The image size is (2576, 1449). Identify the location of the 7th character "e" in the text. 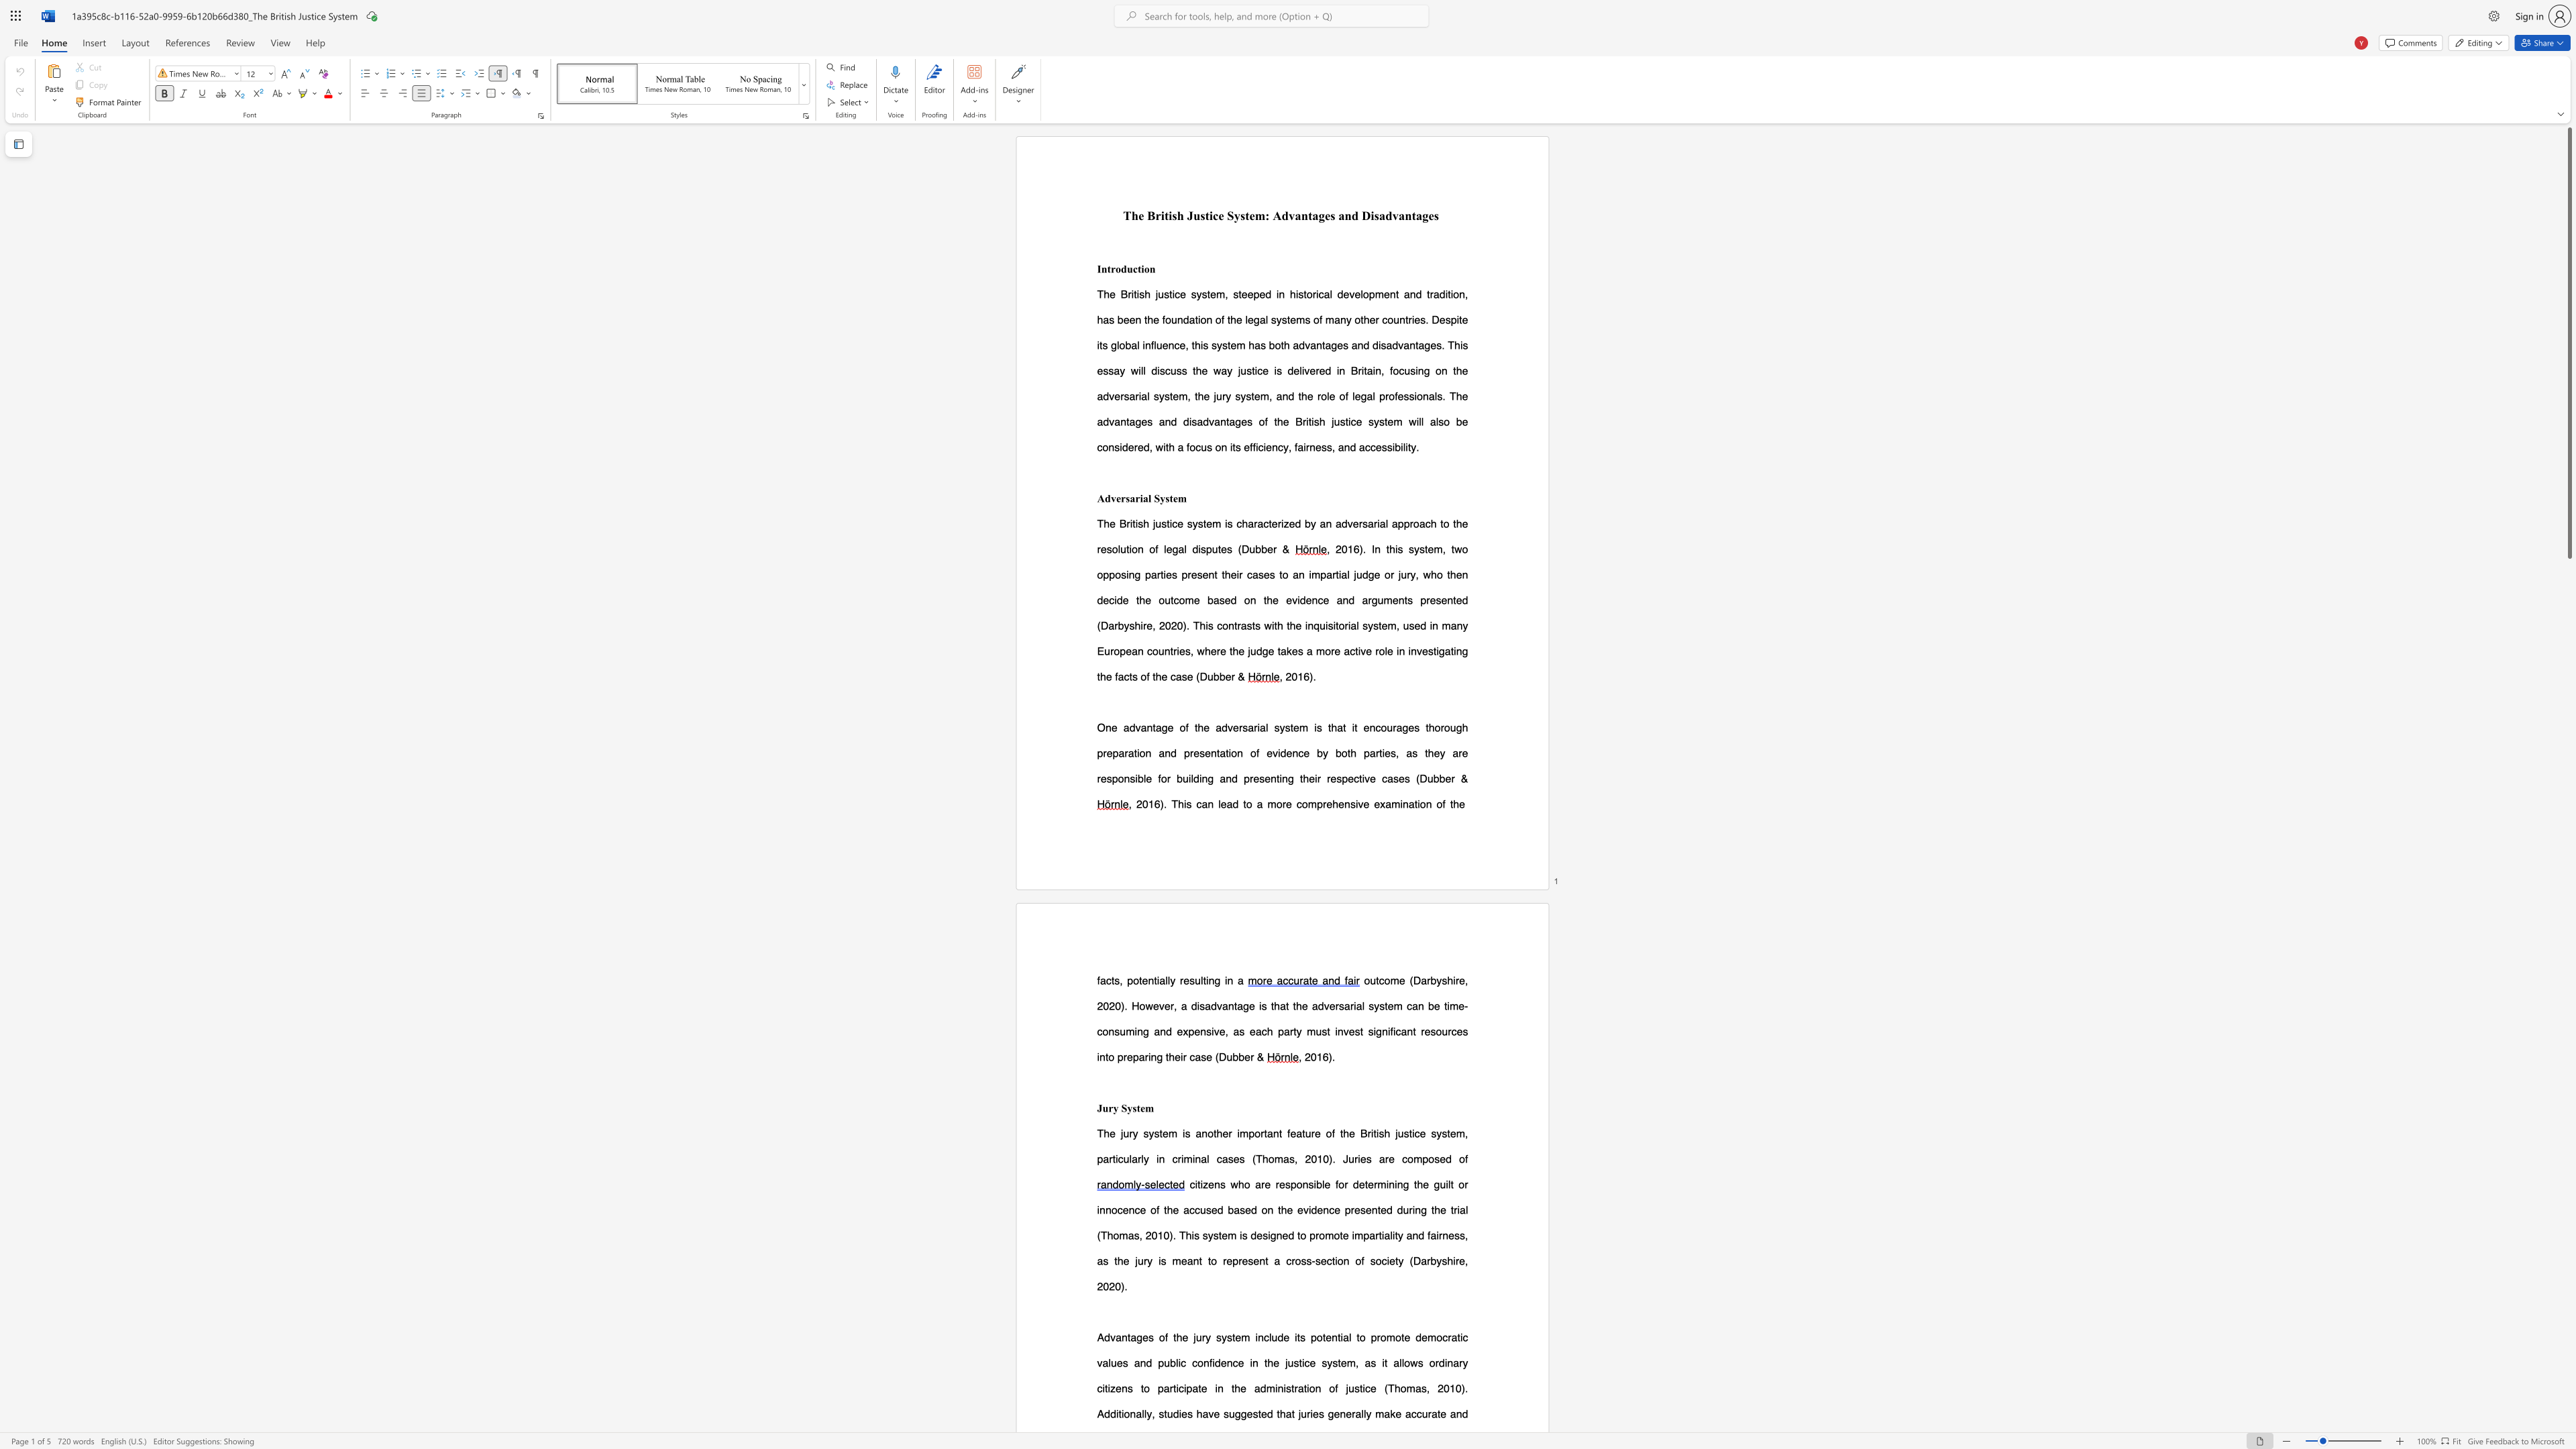
(1315, 1412).